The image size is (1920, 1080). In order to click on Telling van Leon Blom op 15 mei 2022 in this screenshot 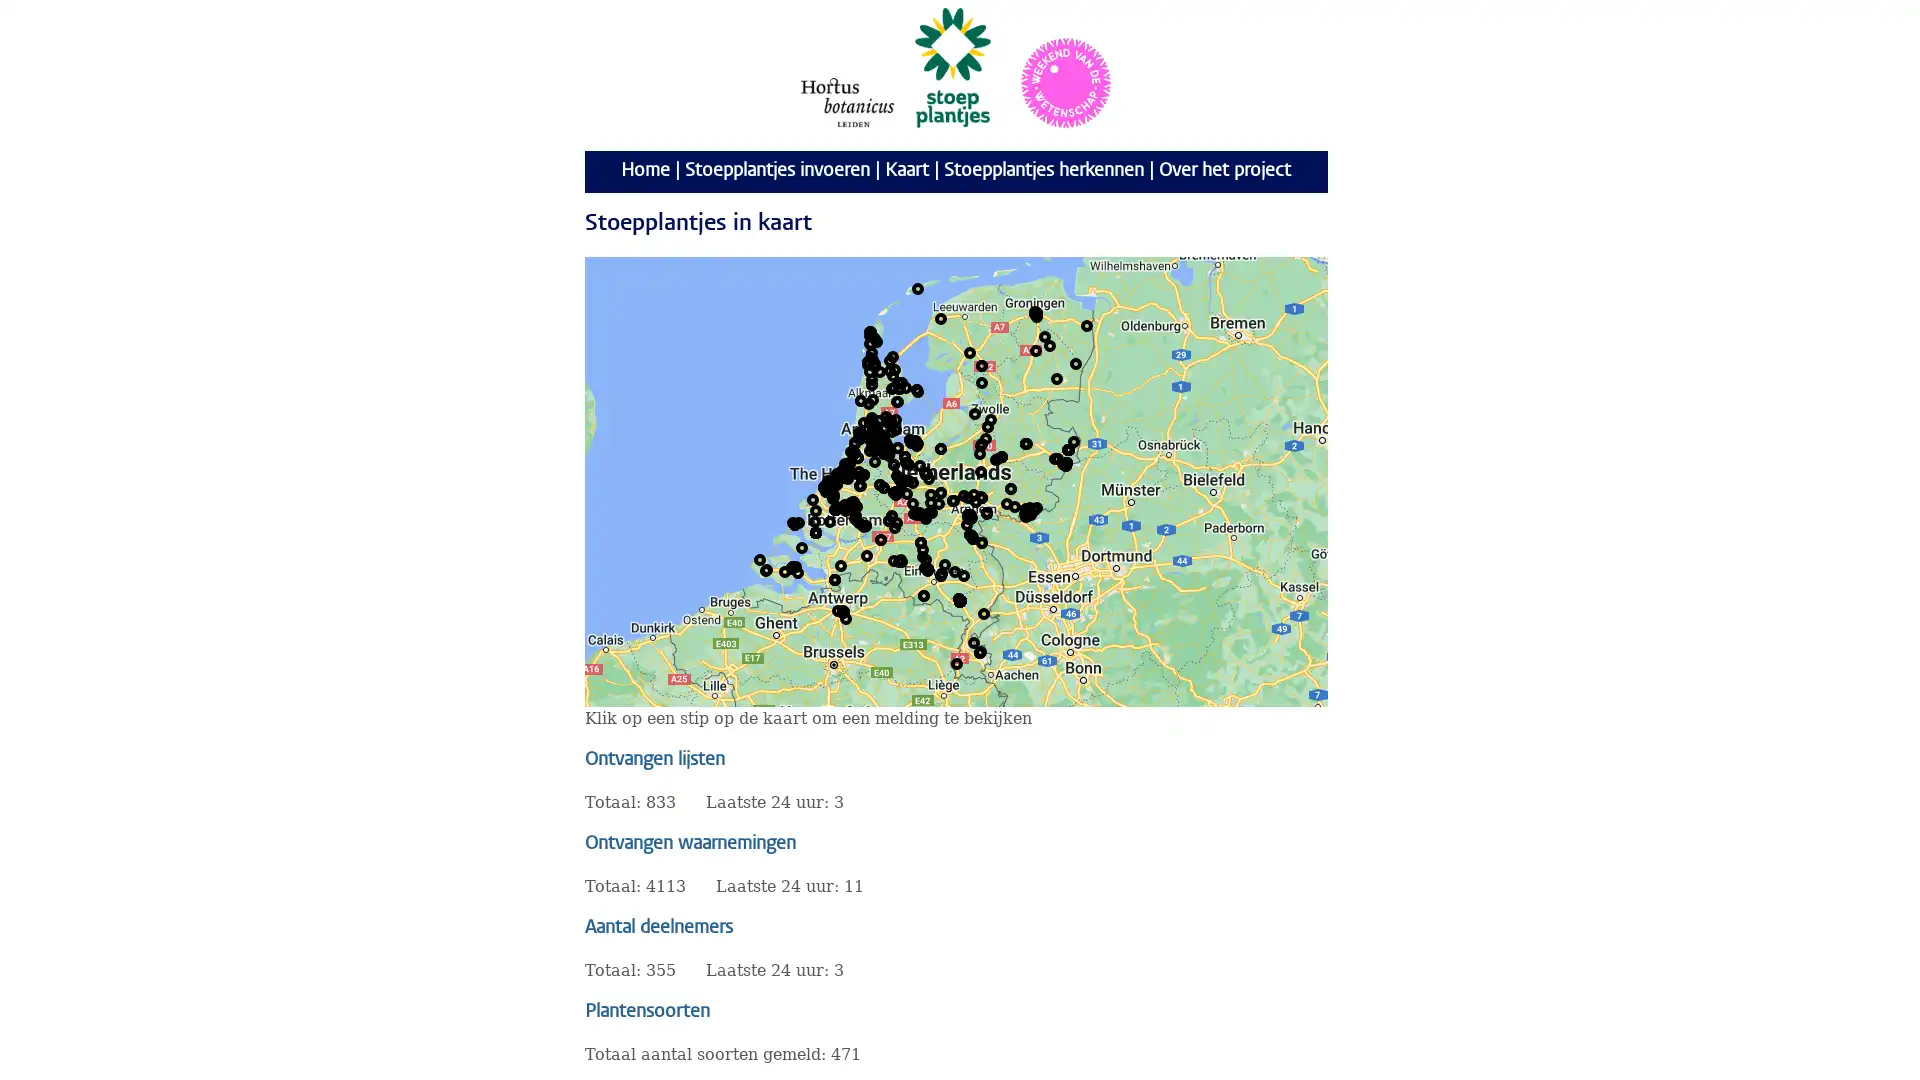, I will do `click(920, 542)`.